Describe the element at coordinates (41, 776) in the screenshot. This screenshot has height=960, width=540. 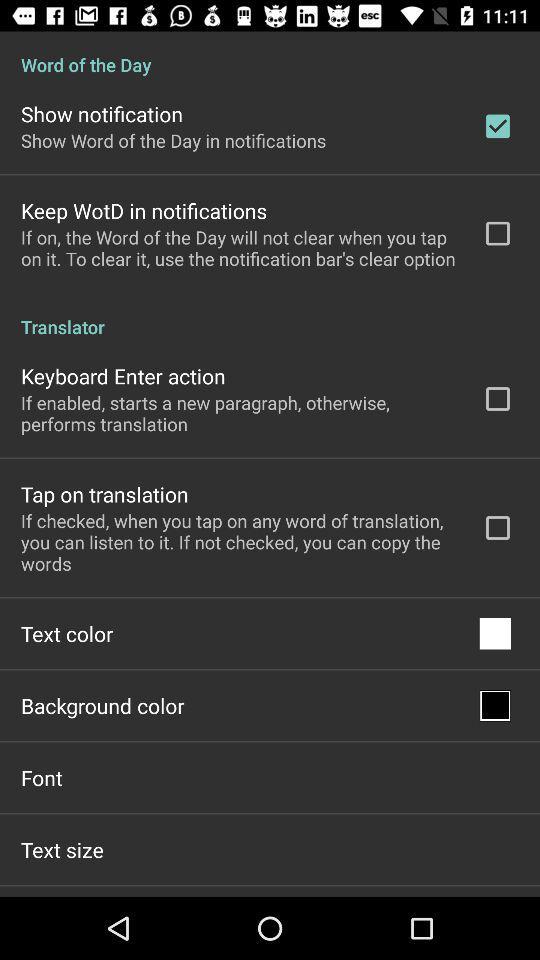
I see `the app above the text size item` at that location.